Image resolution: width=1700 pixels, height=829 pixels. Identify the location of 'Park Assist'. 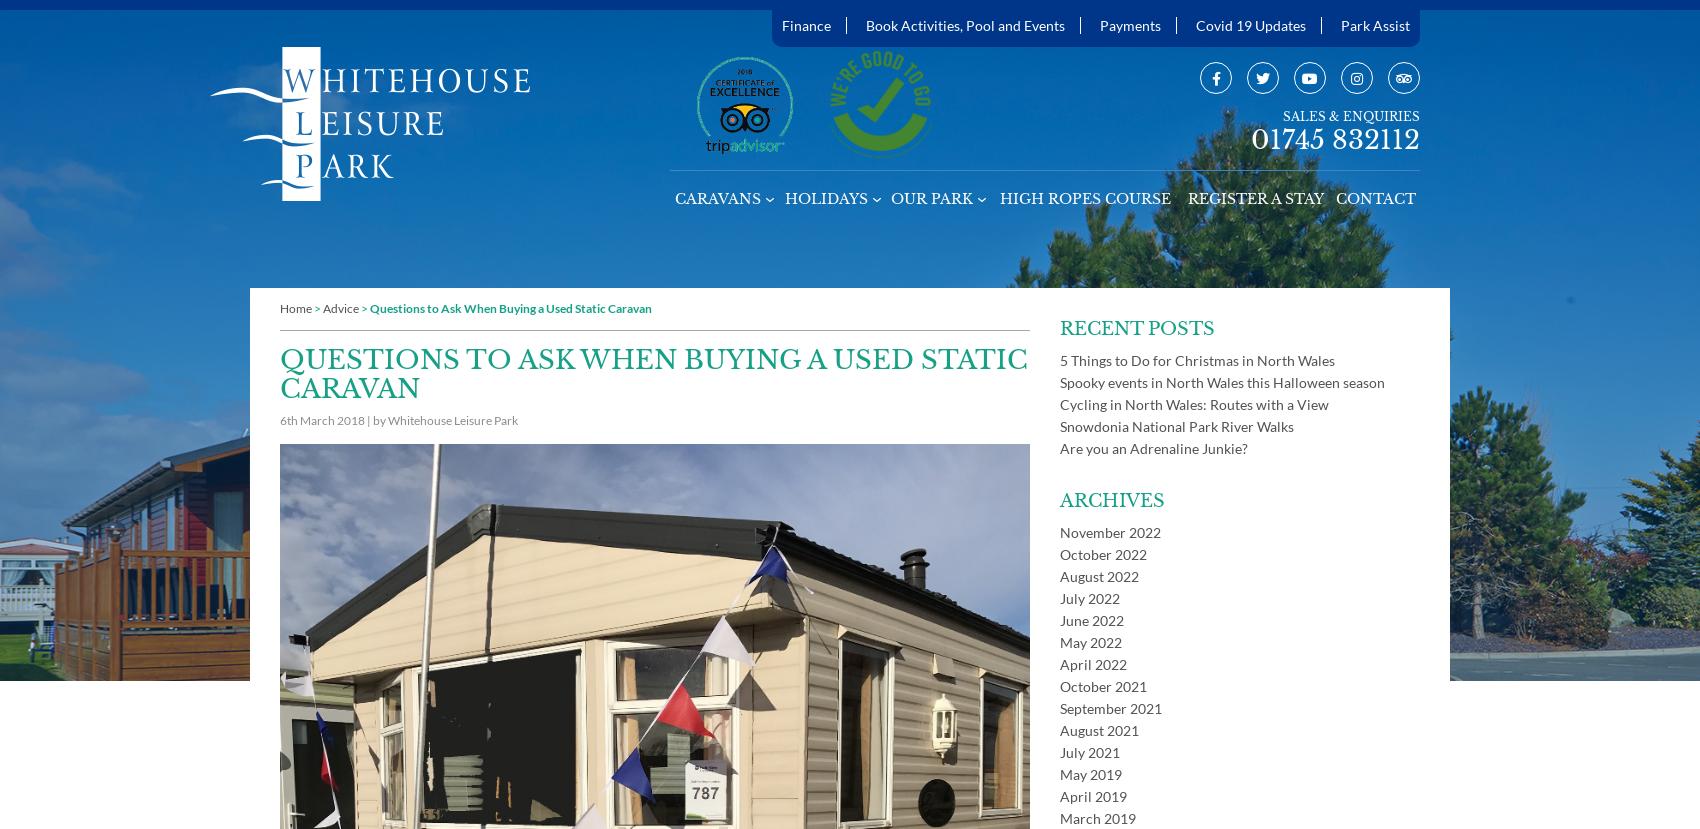
(1375, 25).